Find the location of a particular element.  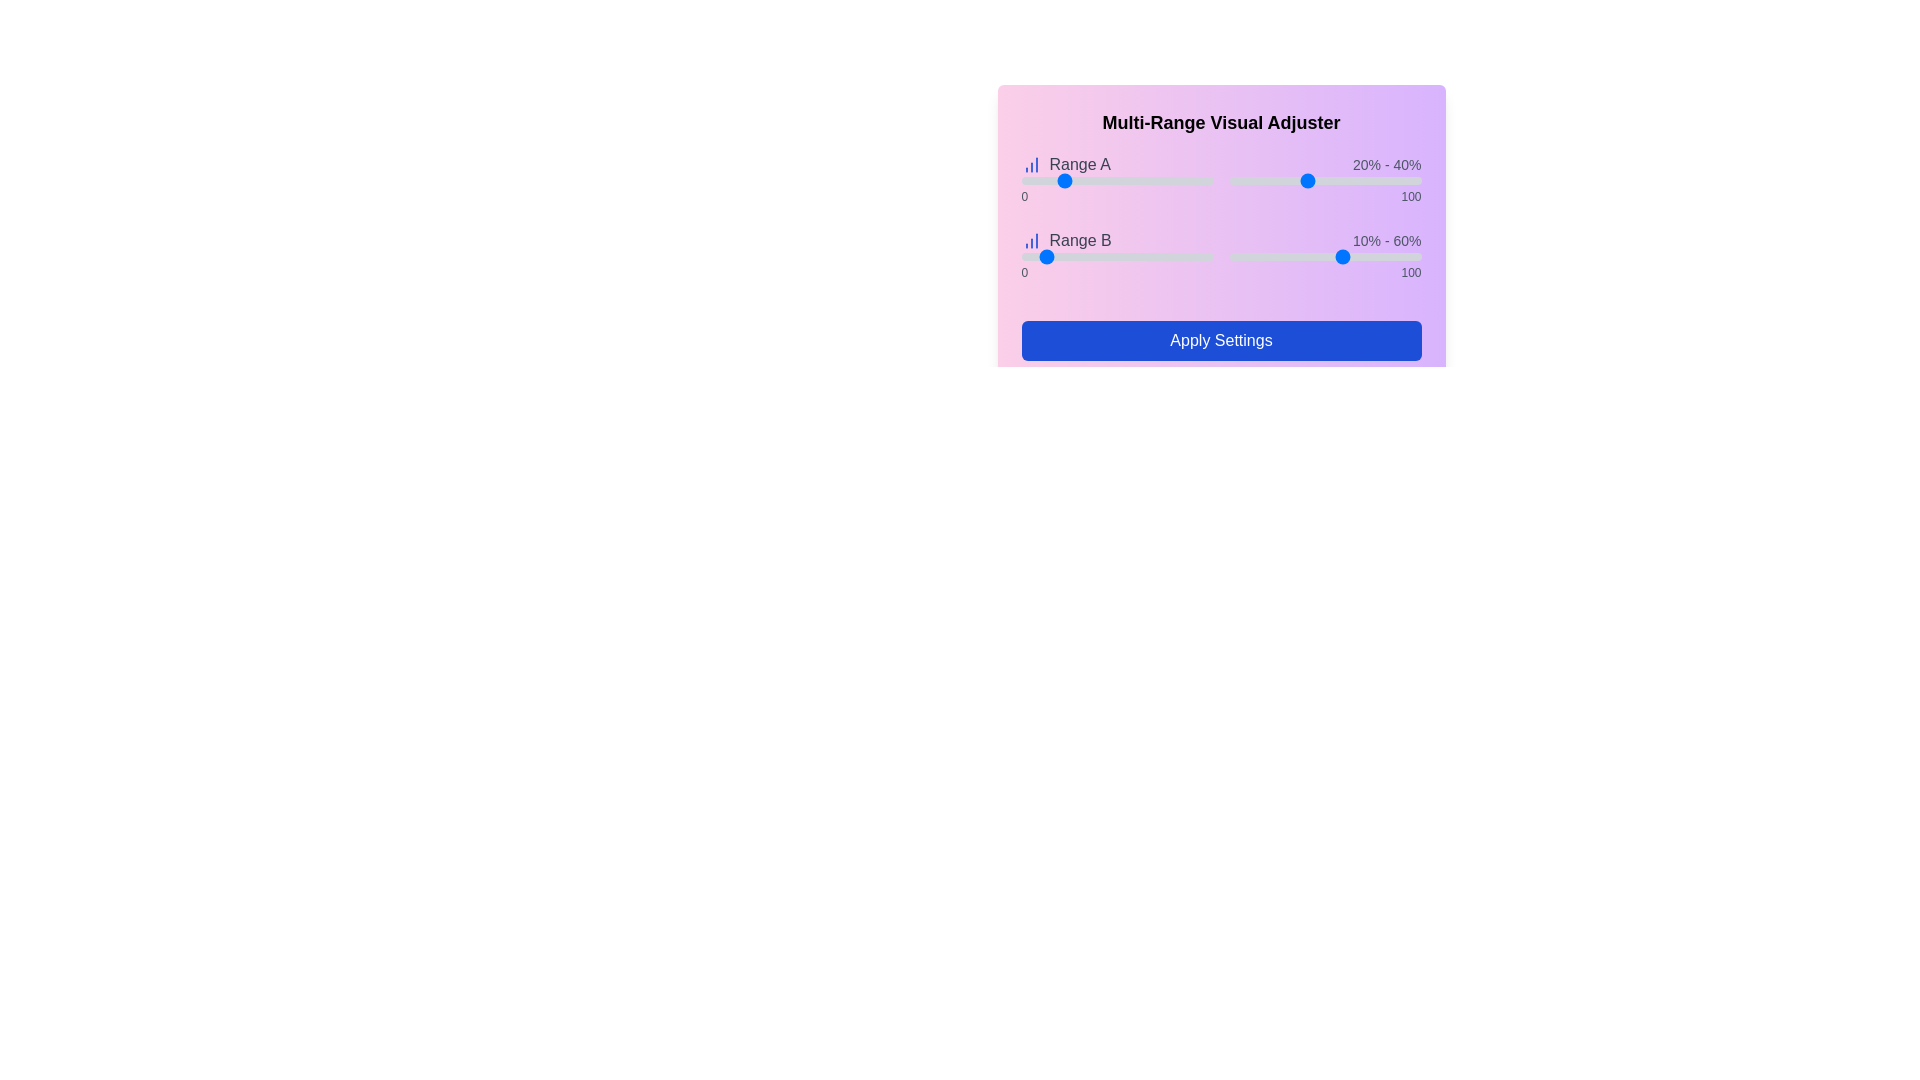

the slider is located at coordinates (1175, 181).